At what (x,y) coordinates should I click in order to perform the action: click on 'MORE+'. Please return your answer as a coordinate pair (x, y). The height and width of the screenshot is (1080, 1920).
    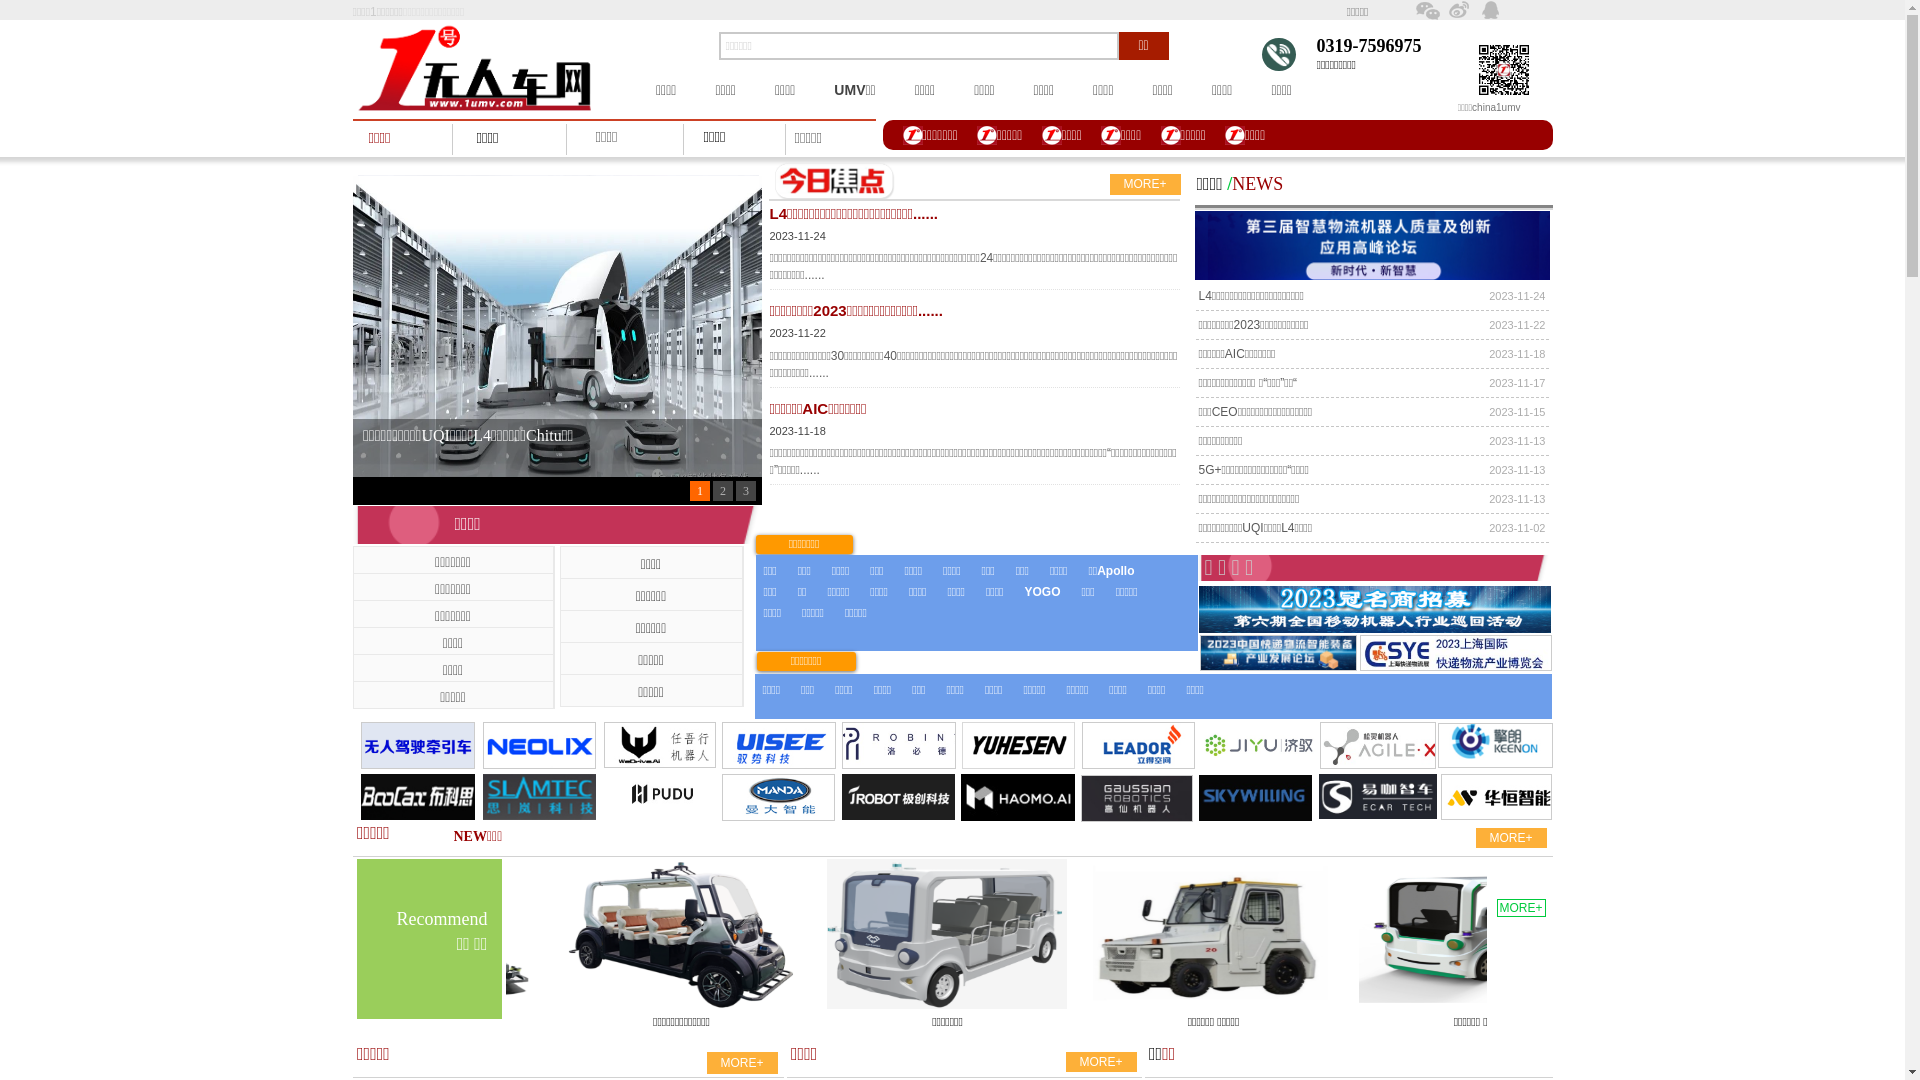
    Looking at the image, I should click on (1145, 184).